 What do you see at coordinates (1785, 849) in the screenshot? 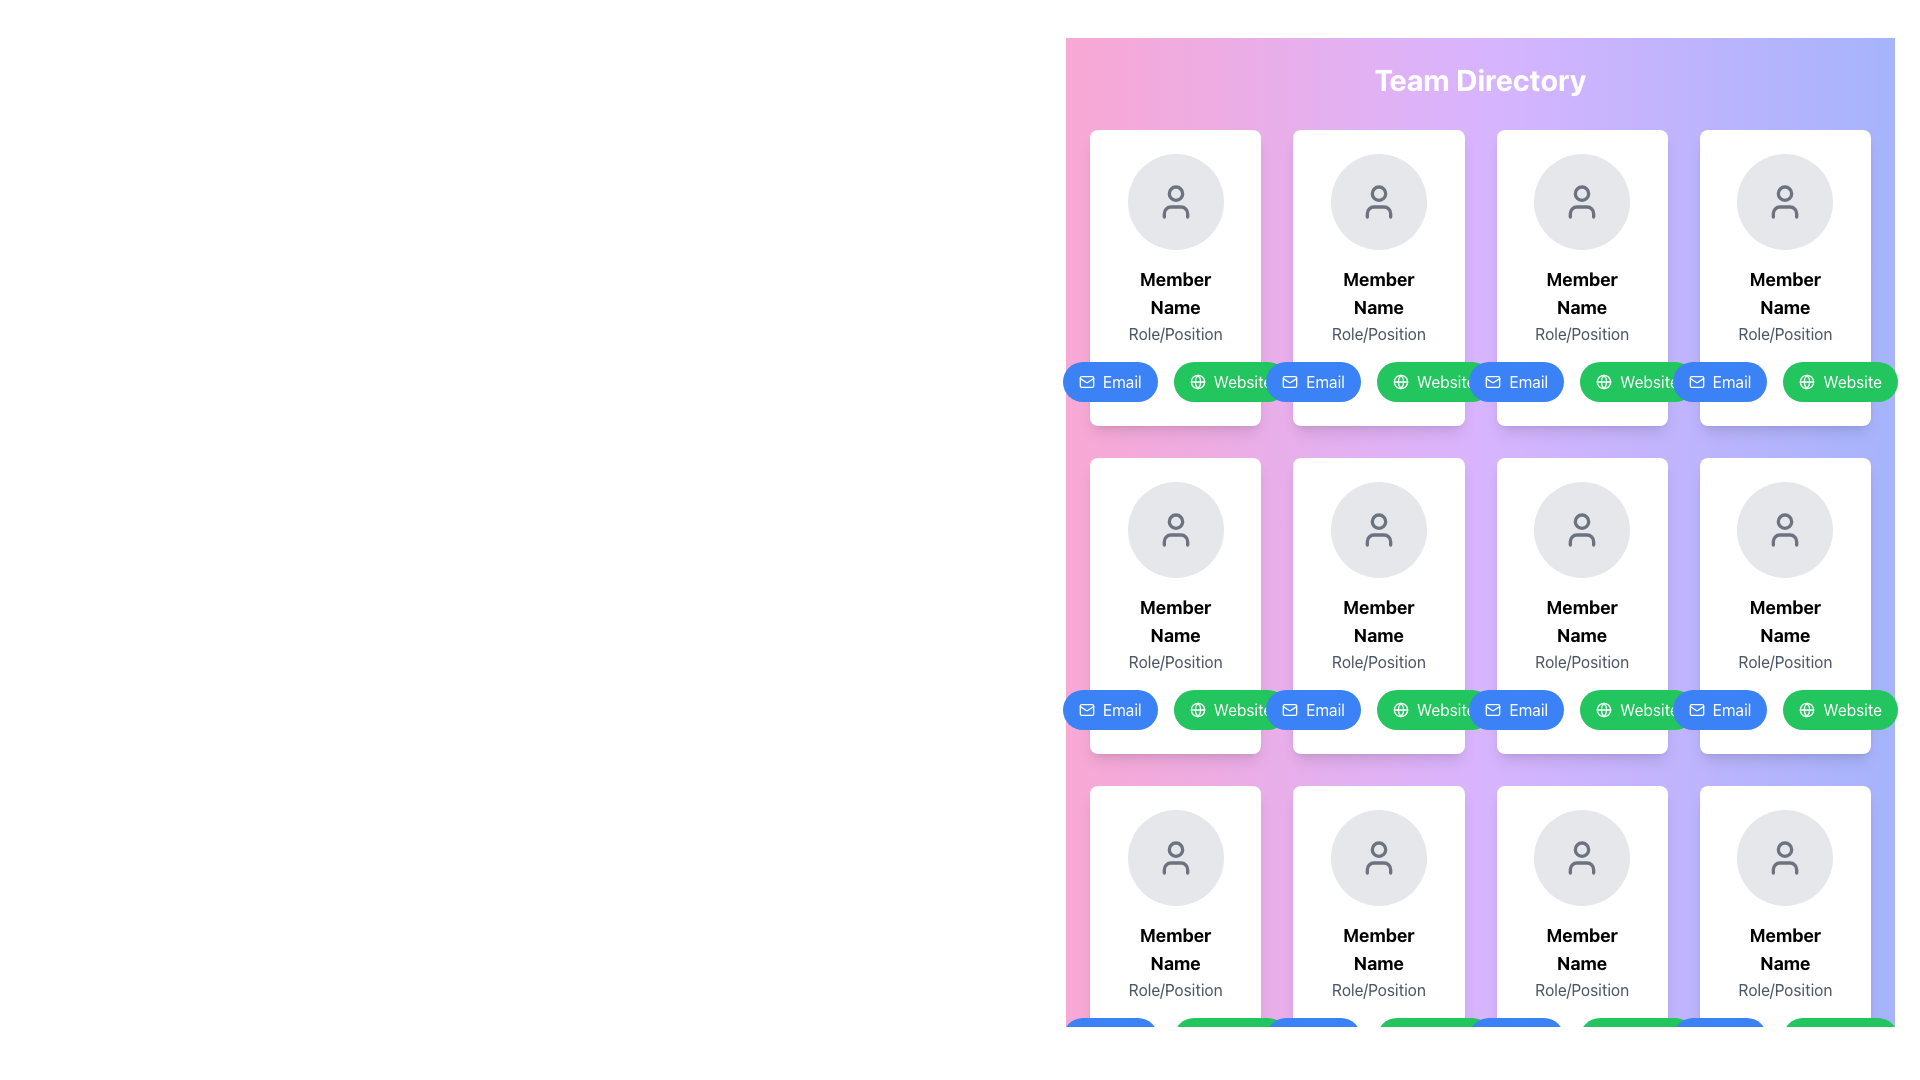
I see `the circular part of the user icon in the last card located at the bottom-right of the layout` at bounding box center [1785, 849].